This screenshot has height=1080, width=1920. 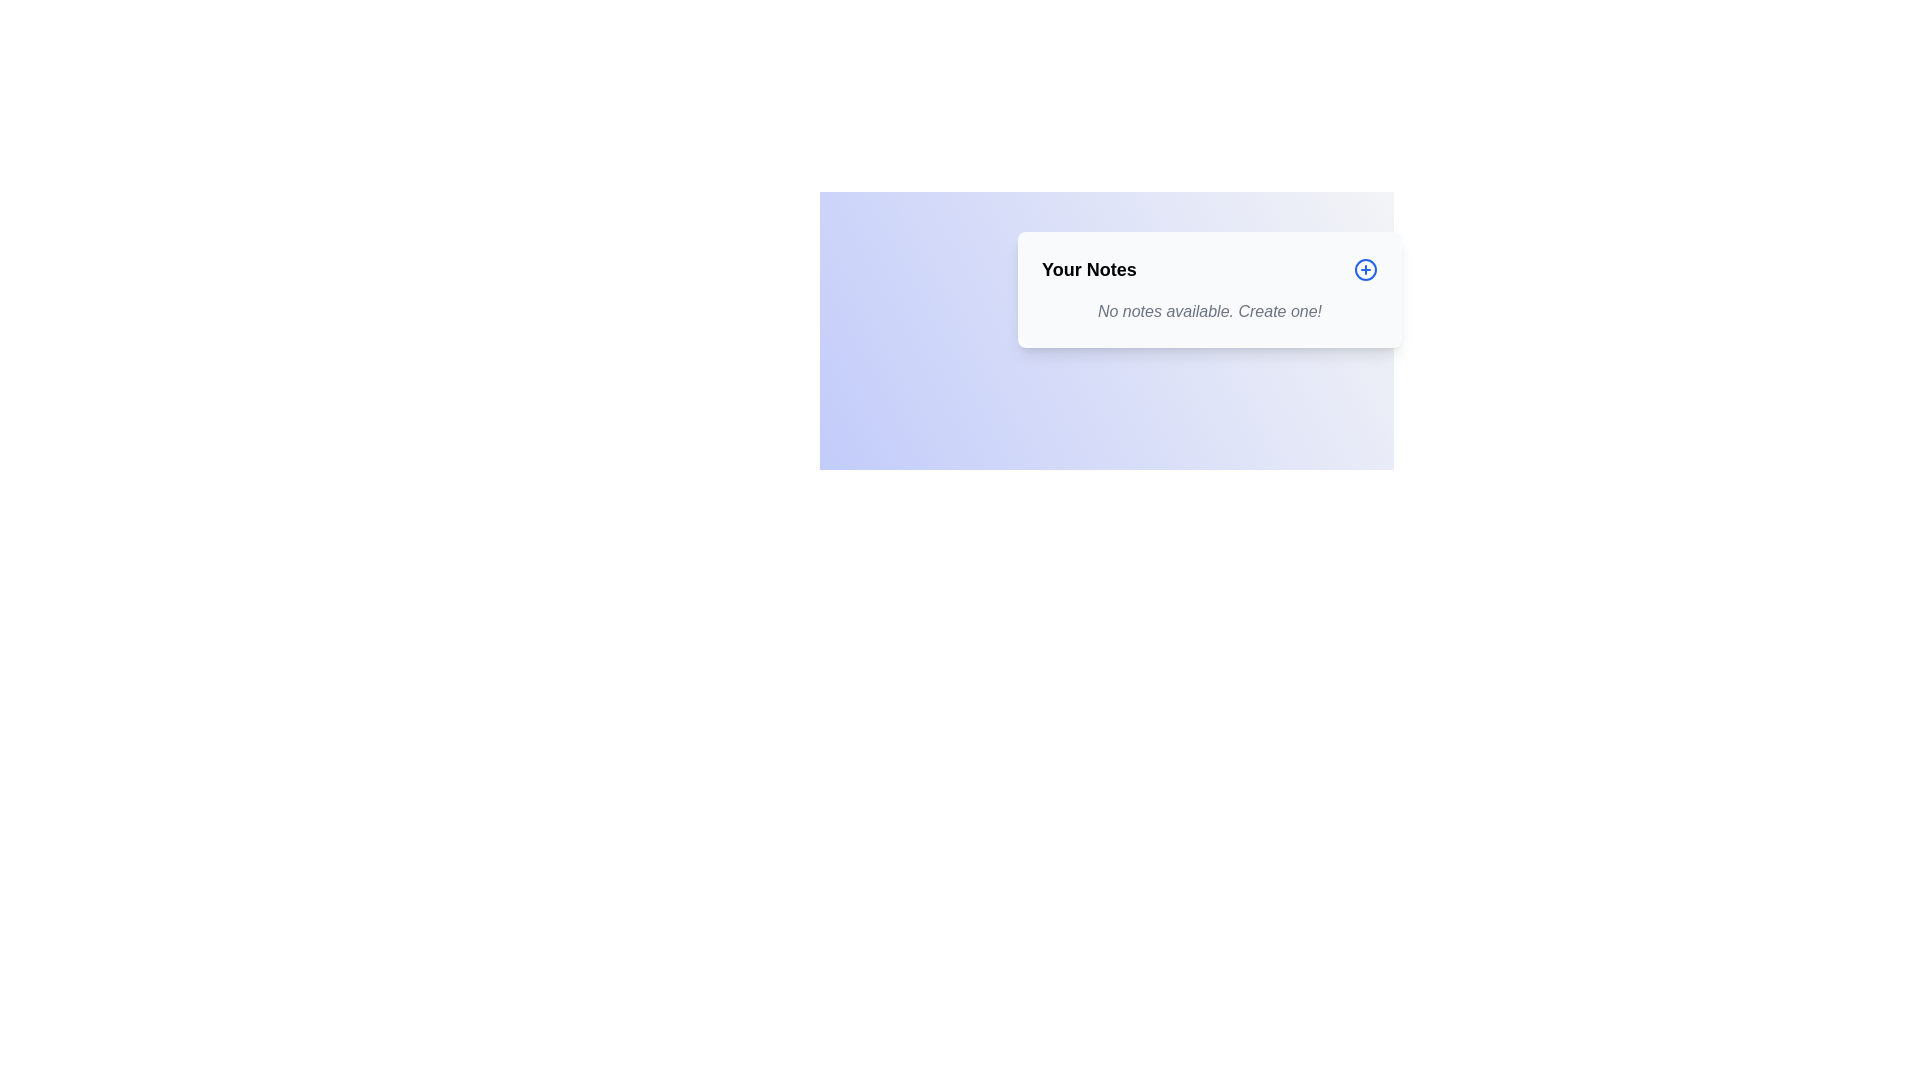 I want to click on the blue circular '+' icon located to the far-right of the 'Your Notes' title, so click(x=1365, y=270).